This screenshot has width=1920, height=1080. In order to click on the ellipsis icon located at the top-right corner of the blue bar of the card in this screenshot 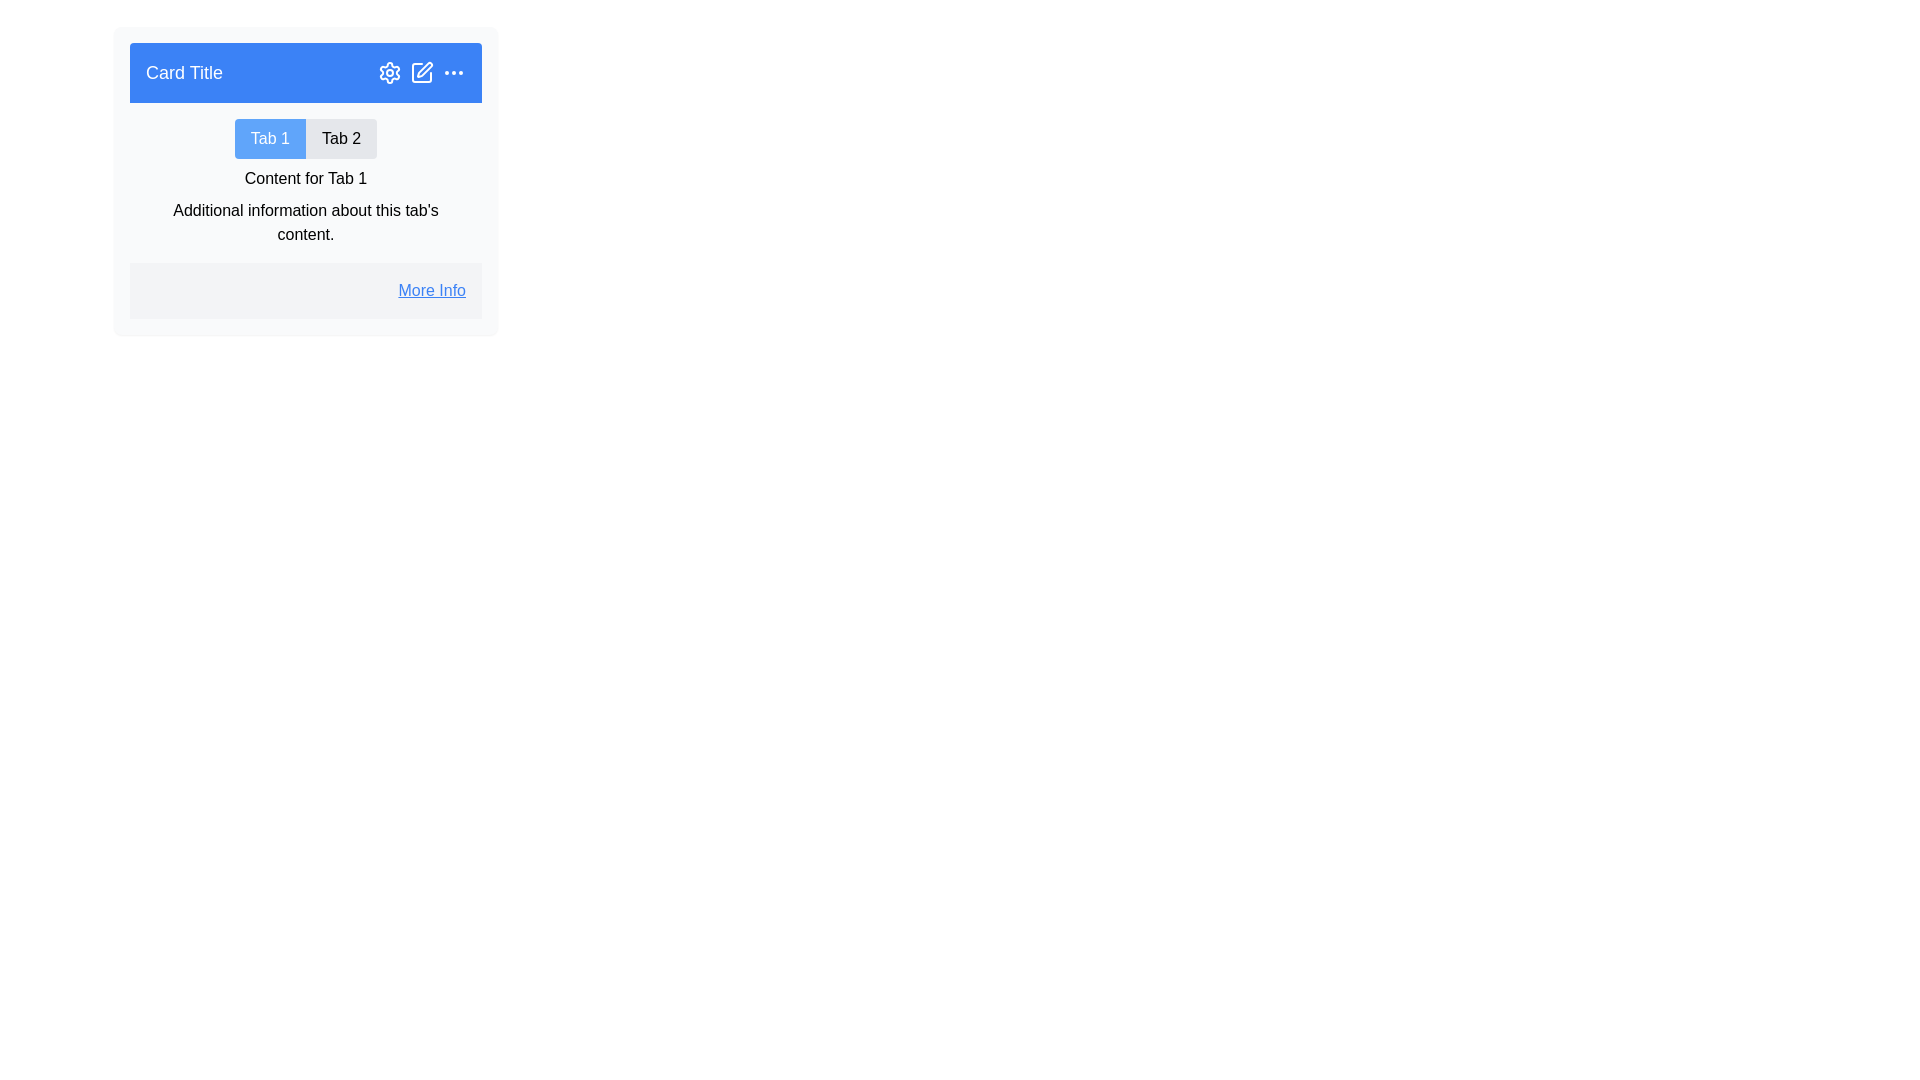, I will do `click(453, 72)`.